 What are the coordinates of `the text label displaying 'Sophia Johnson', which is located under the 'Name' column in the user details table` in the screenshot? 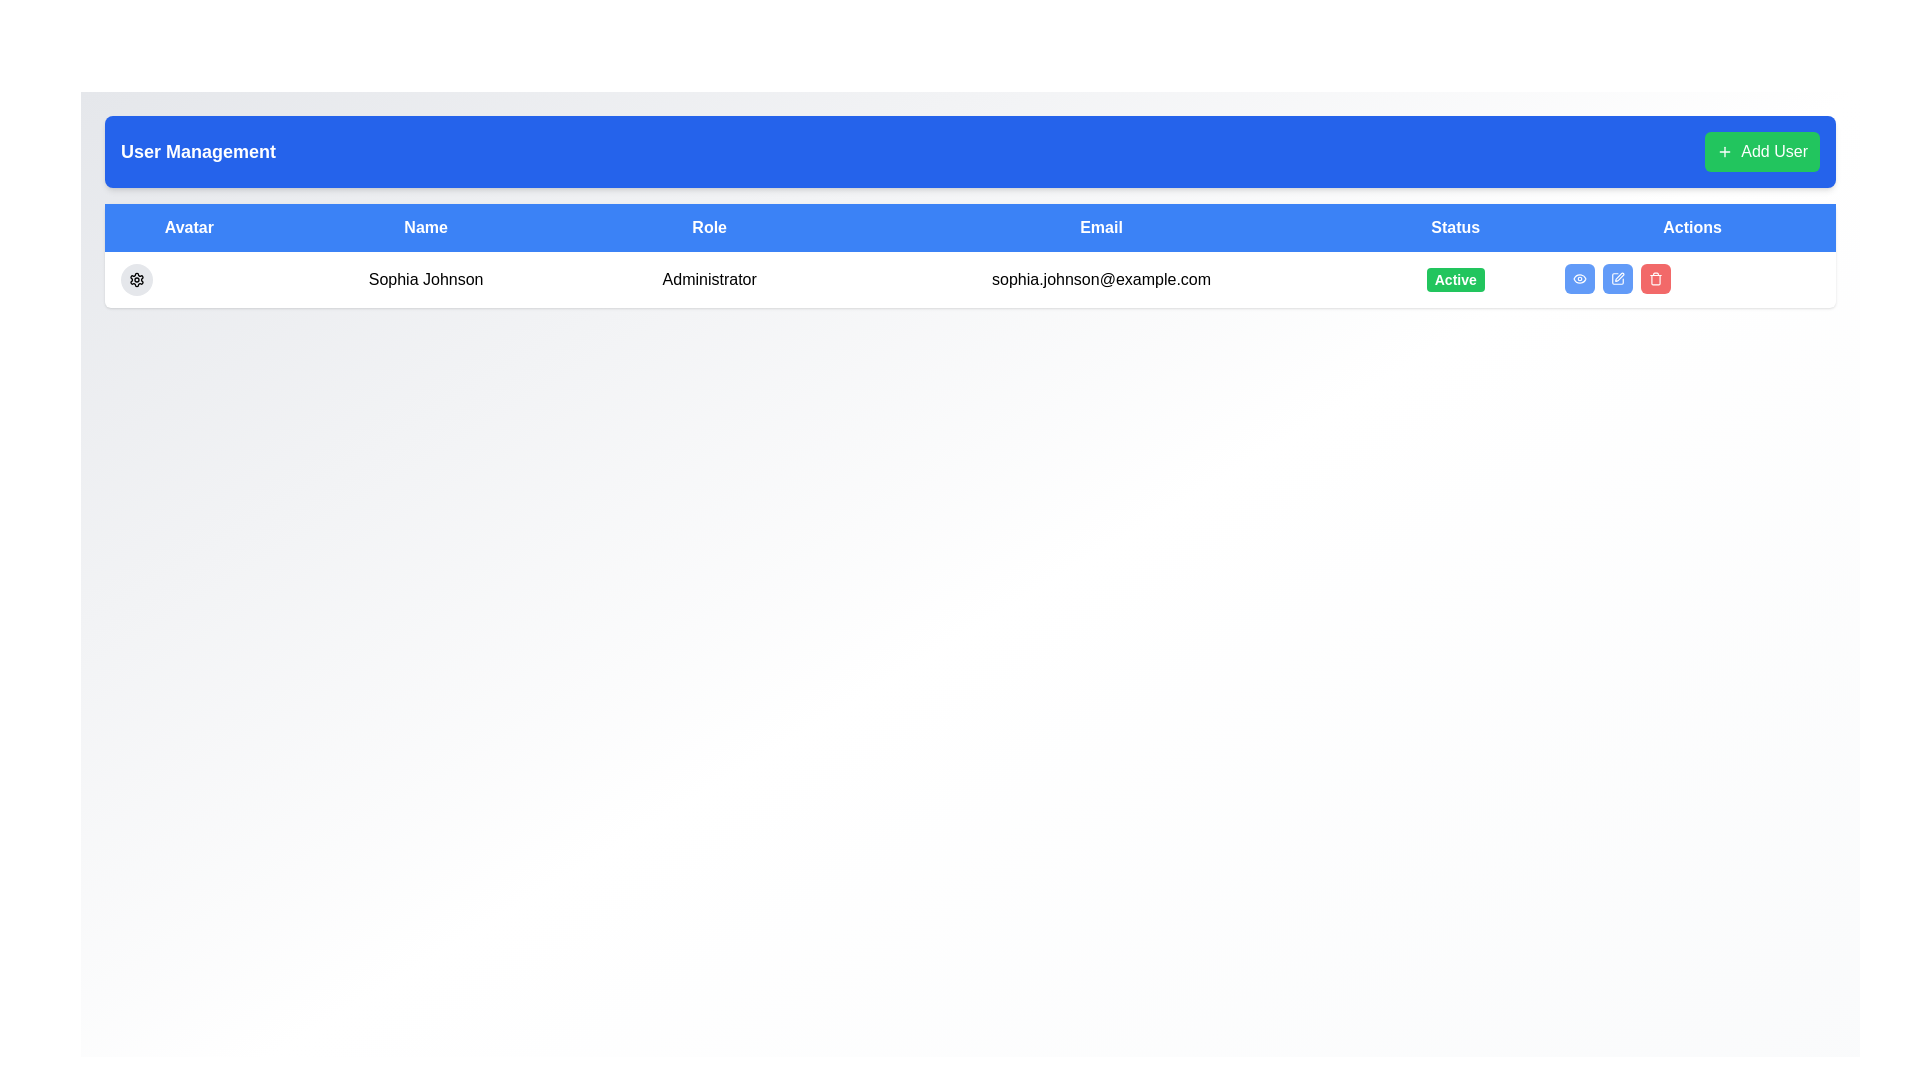 It's located at (425, 280).